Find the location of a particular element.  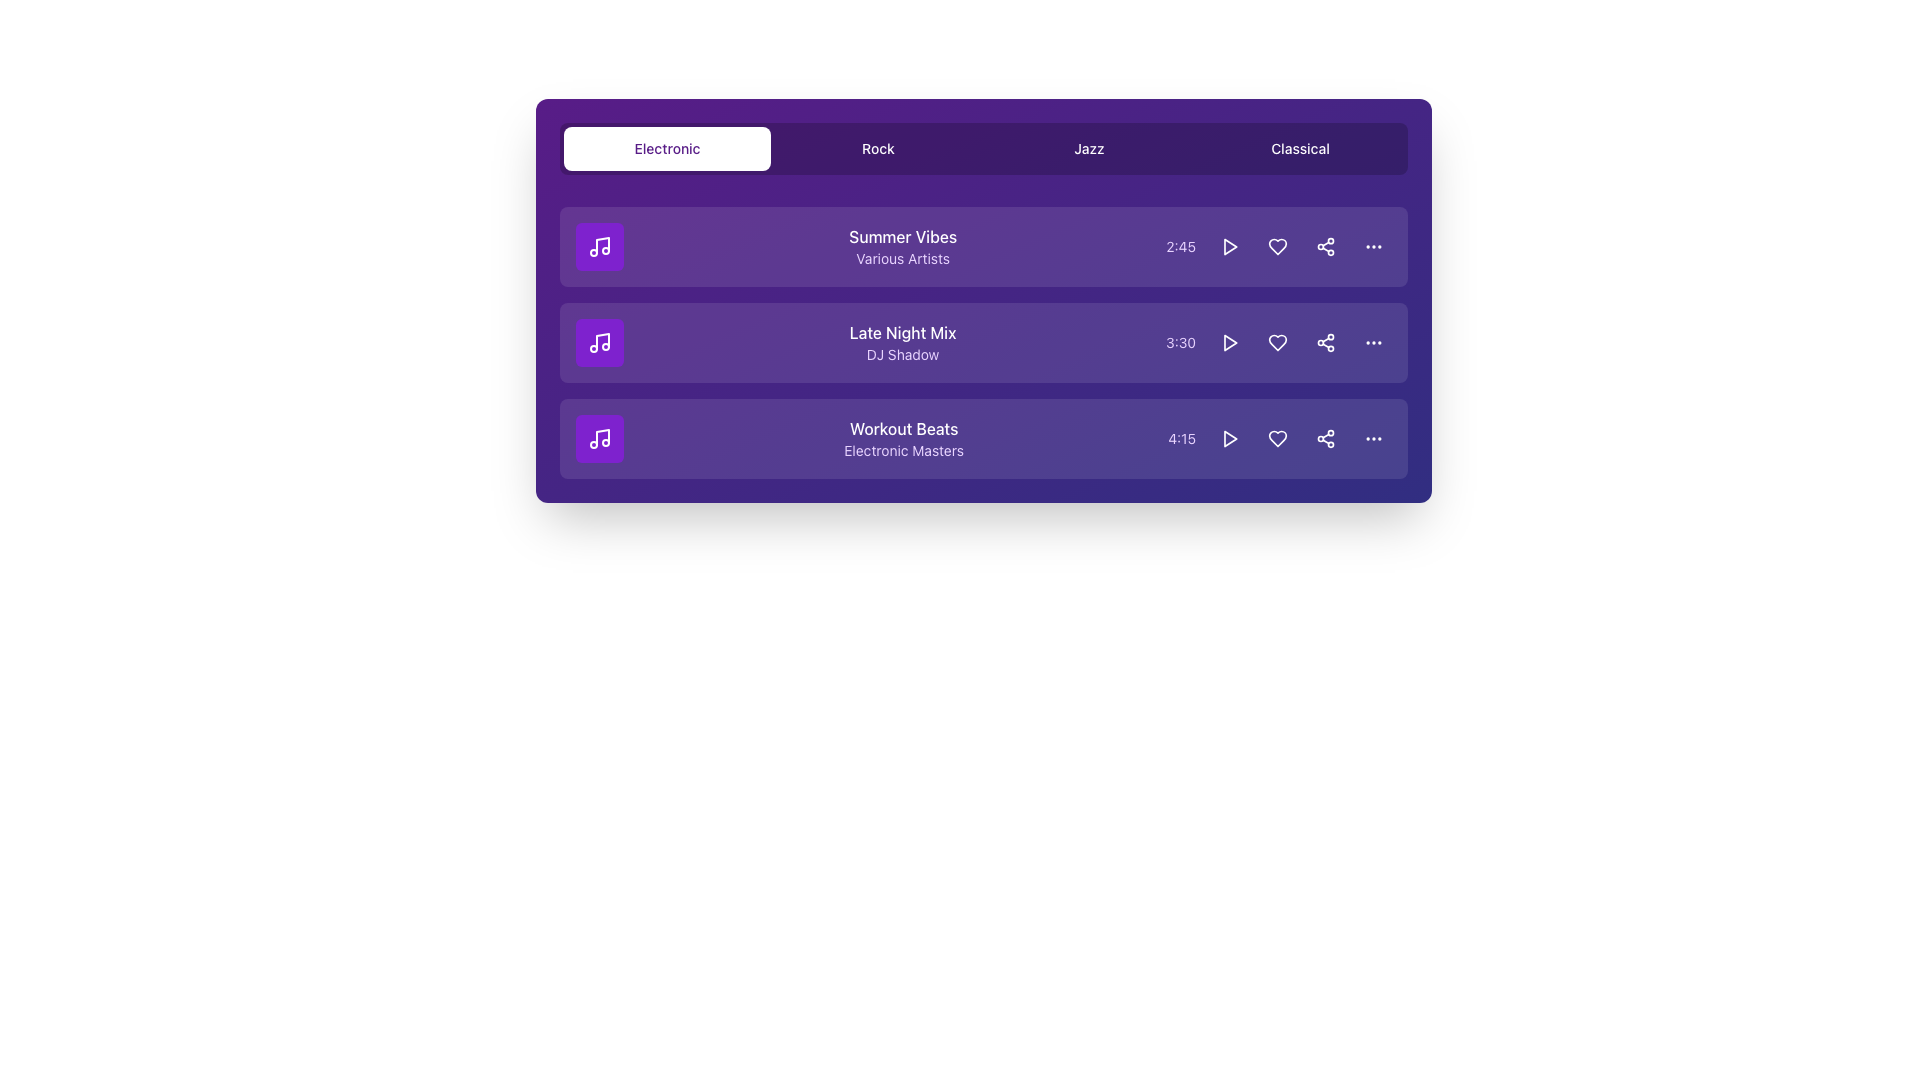

the triangular play icon button, which is white against a purple background, located in the right-most section of the third row within a list of media playback icons, to play the media is located at coordinates (1228, 438).